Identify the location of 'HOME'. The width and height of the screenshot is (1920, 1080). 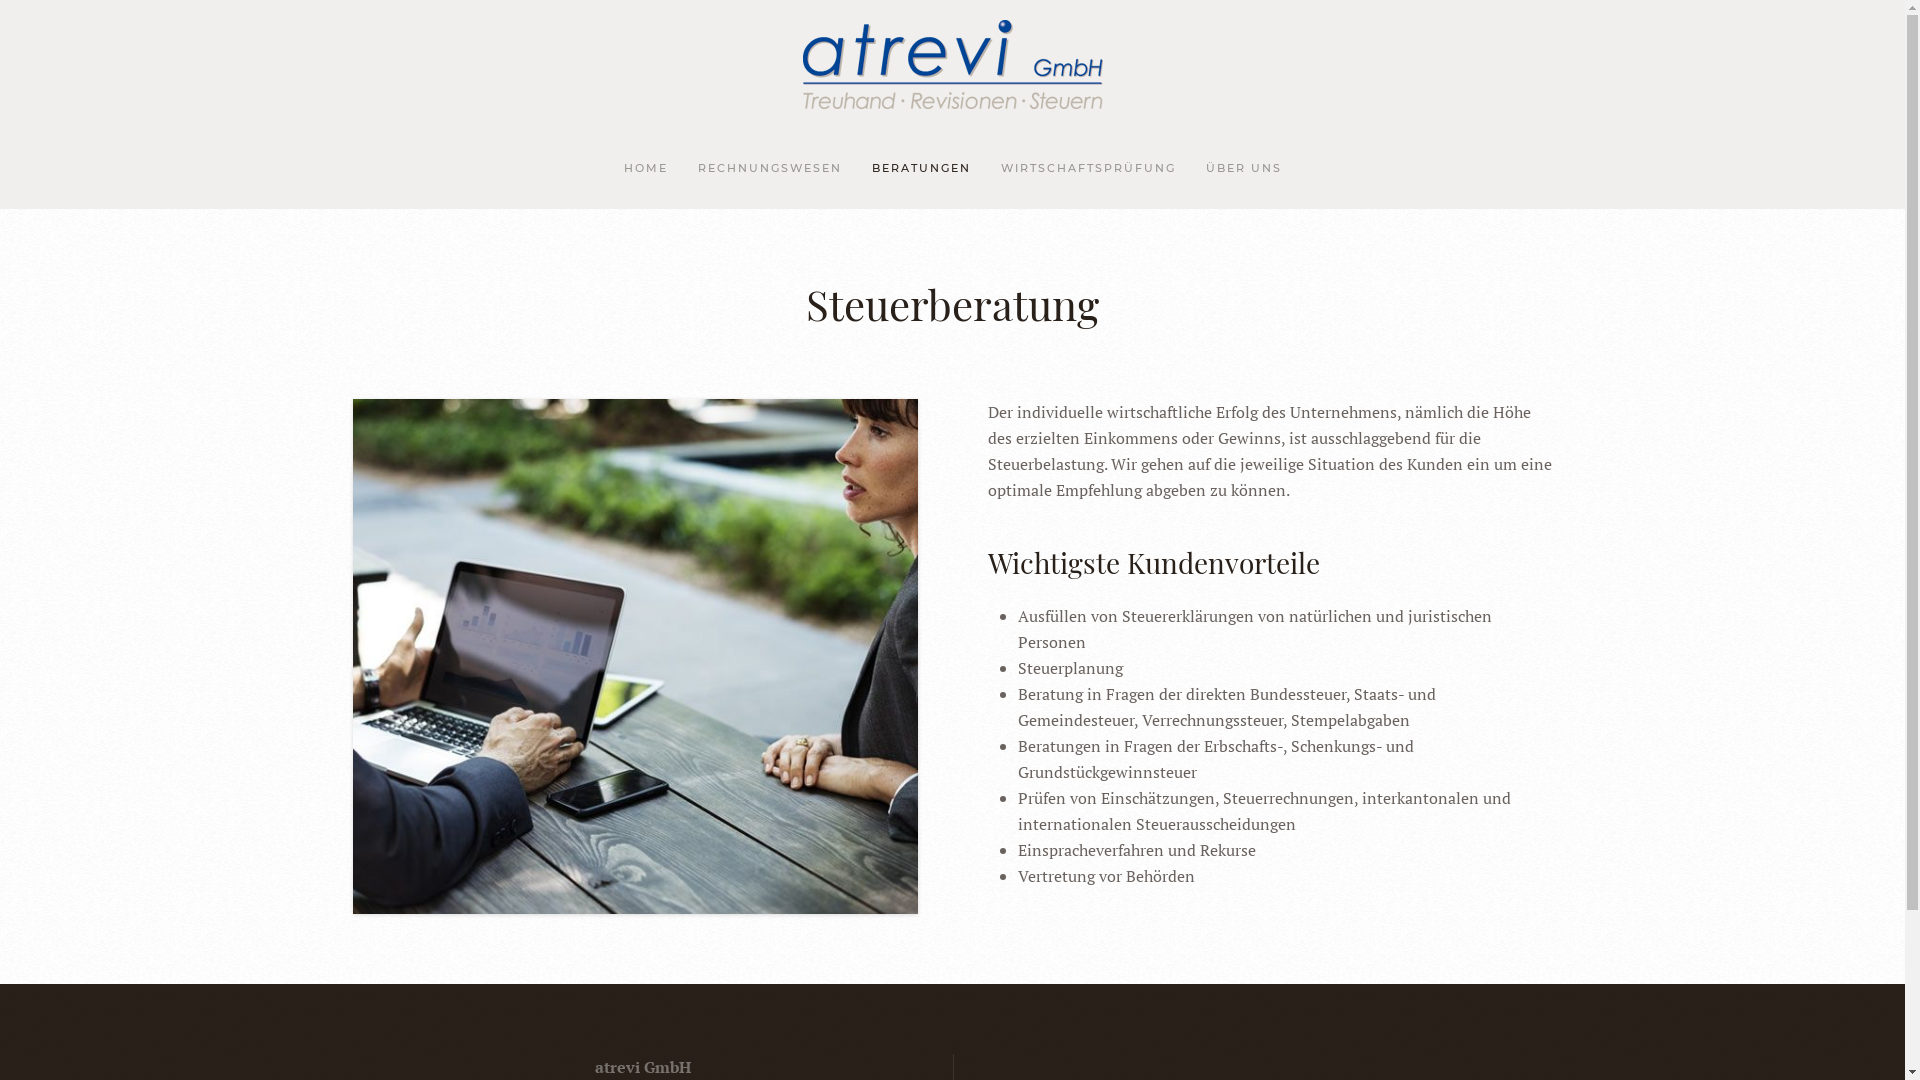
(644, 168).